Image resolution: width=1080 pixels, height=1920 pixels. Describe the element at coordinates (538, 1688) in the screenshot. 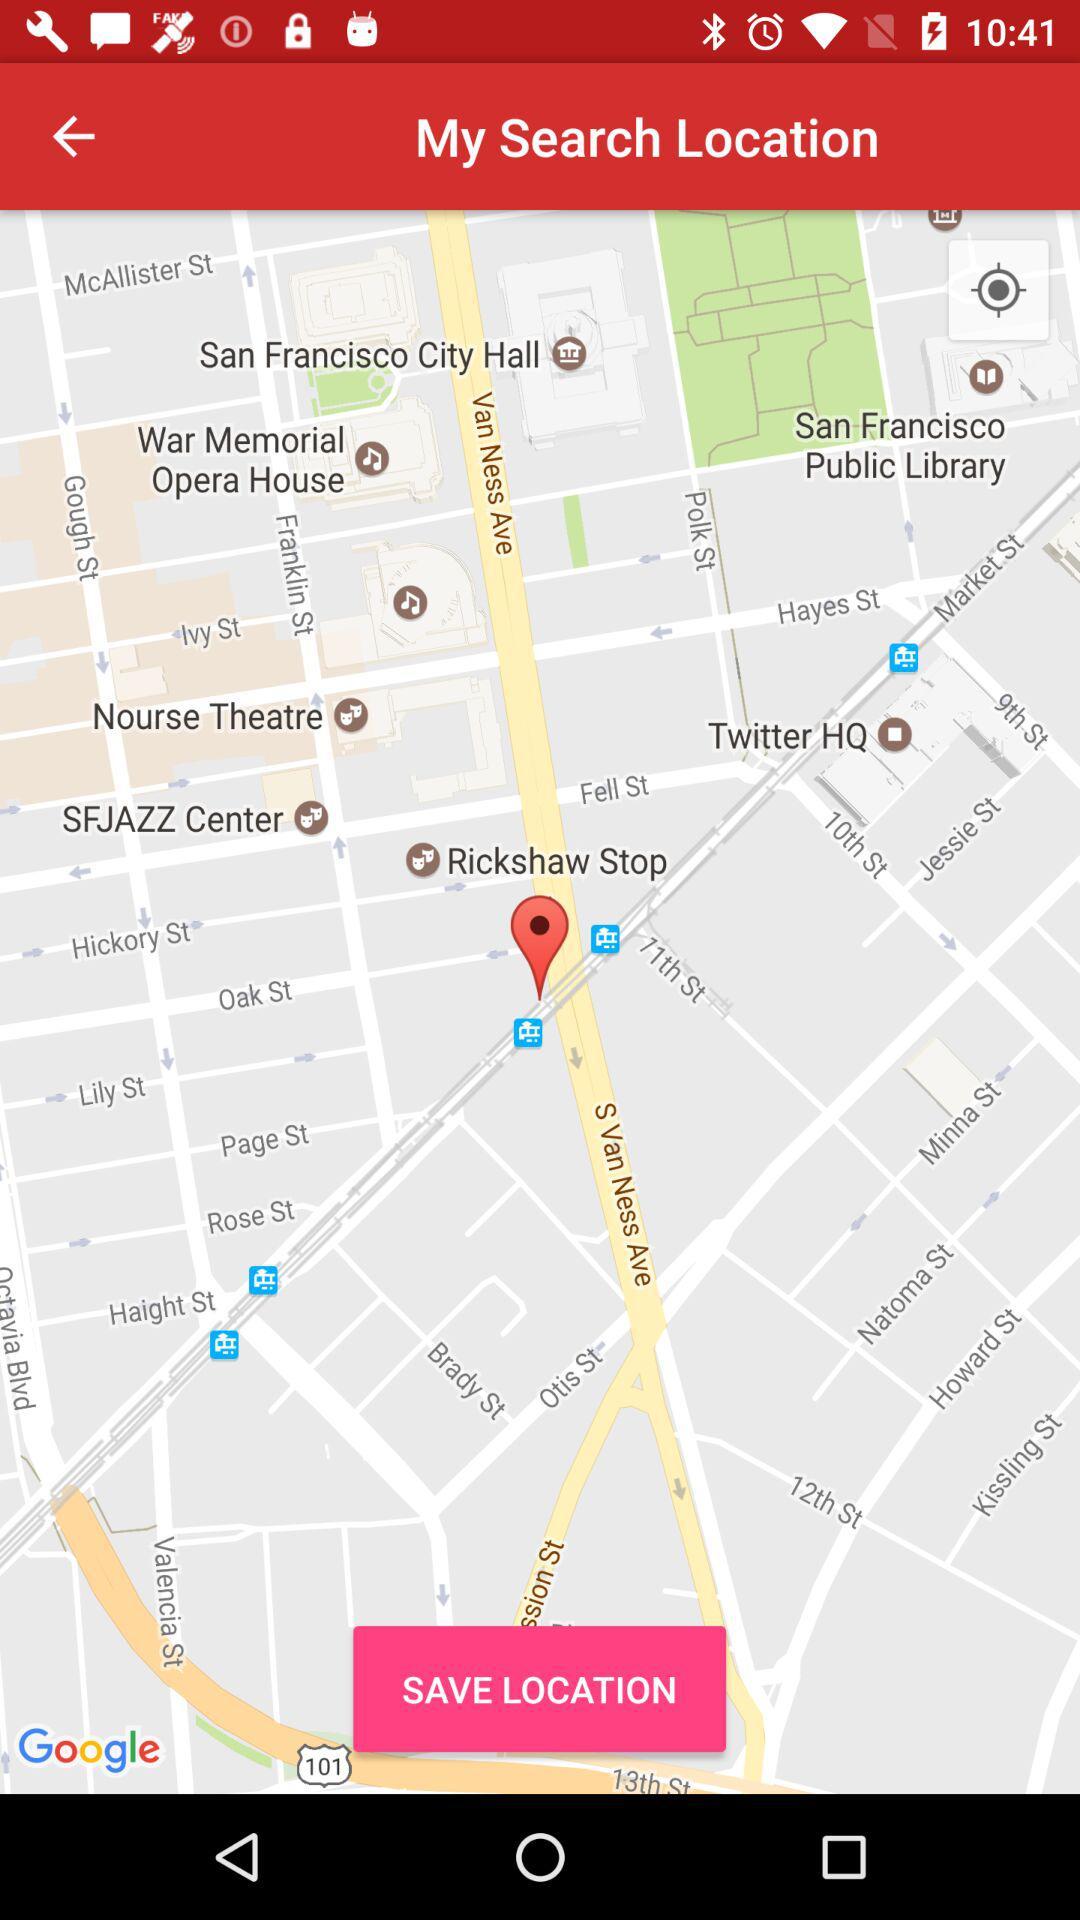

I see `the save location` at that location.